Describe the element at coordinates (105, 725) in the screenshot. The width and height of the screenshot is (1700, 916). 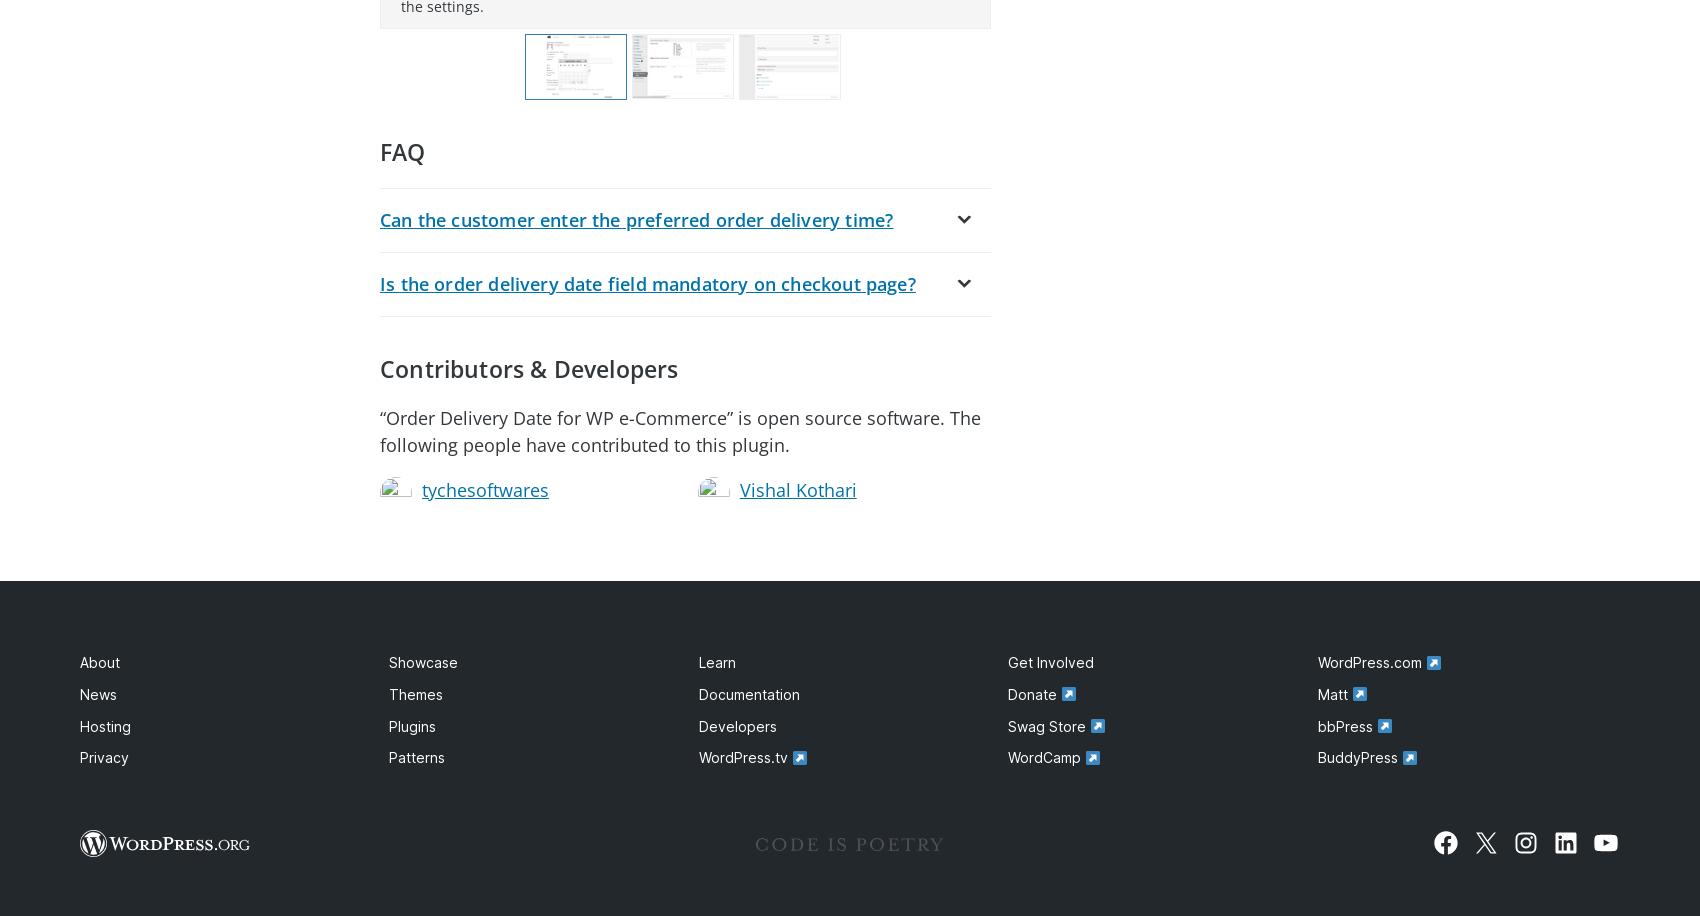
I see `'Hosting'` at that location.